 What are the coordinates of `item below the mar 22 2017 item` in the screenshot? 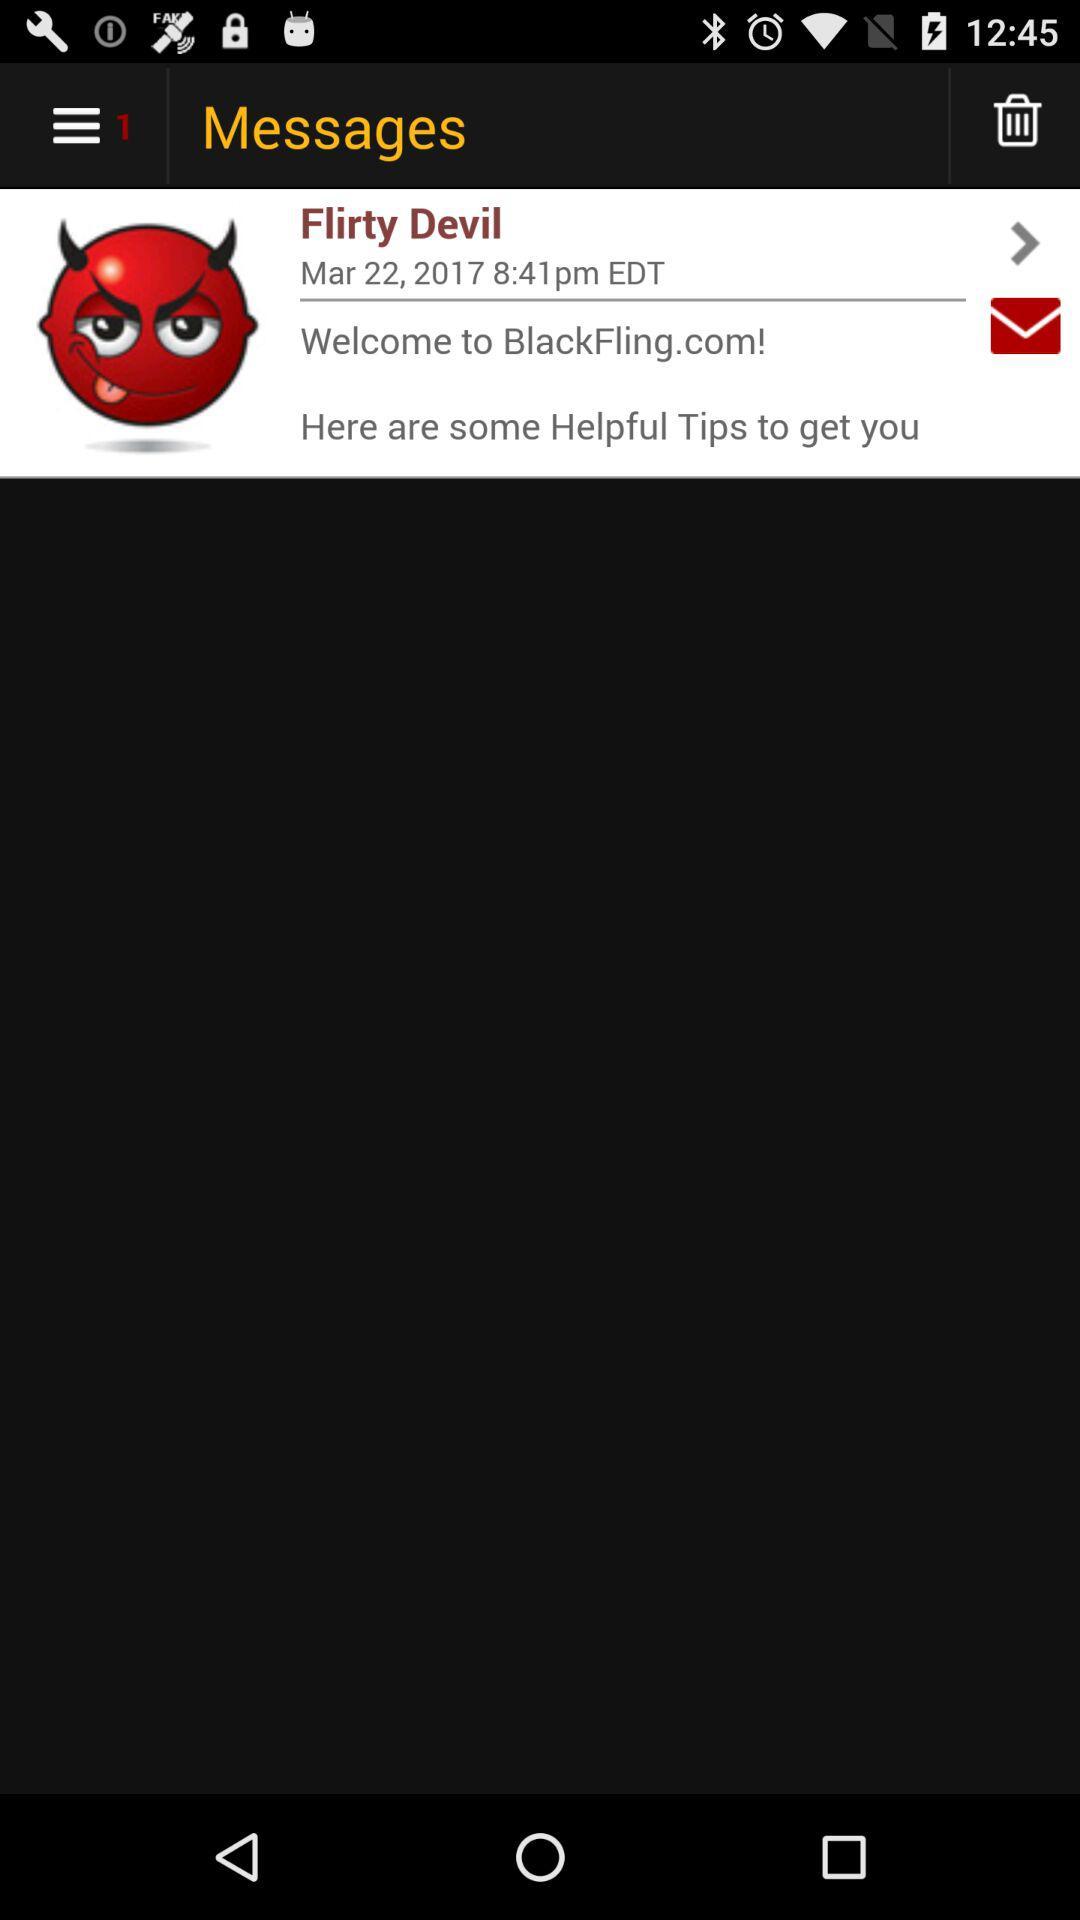 It's located at (632, 298).